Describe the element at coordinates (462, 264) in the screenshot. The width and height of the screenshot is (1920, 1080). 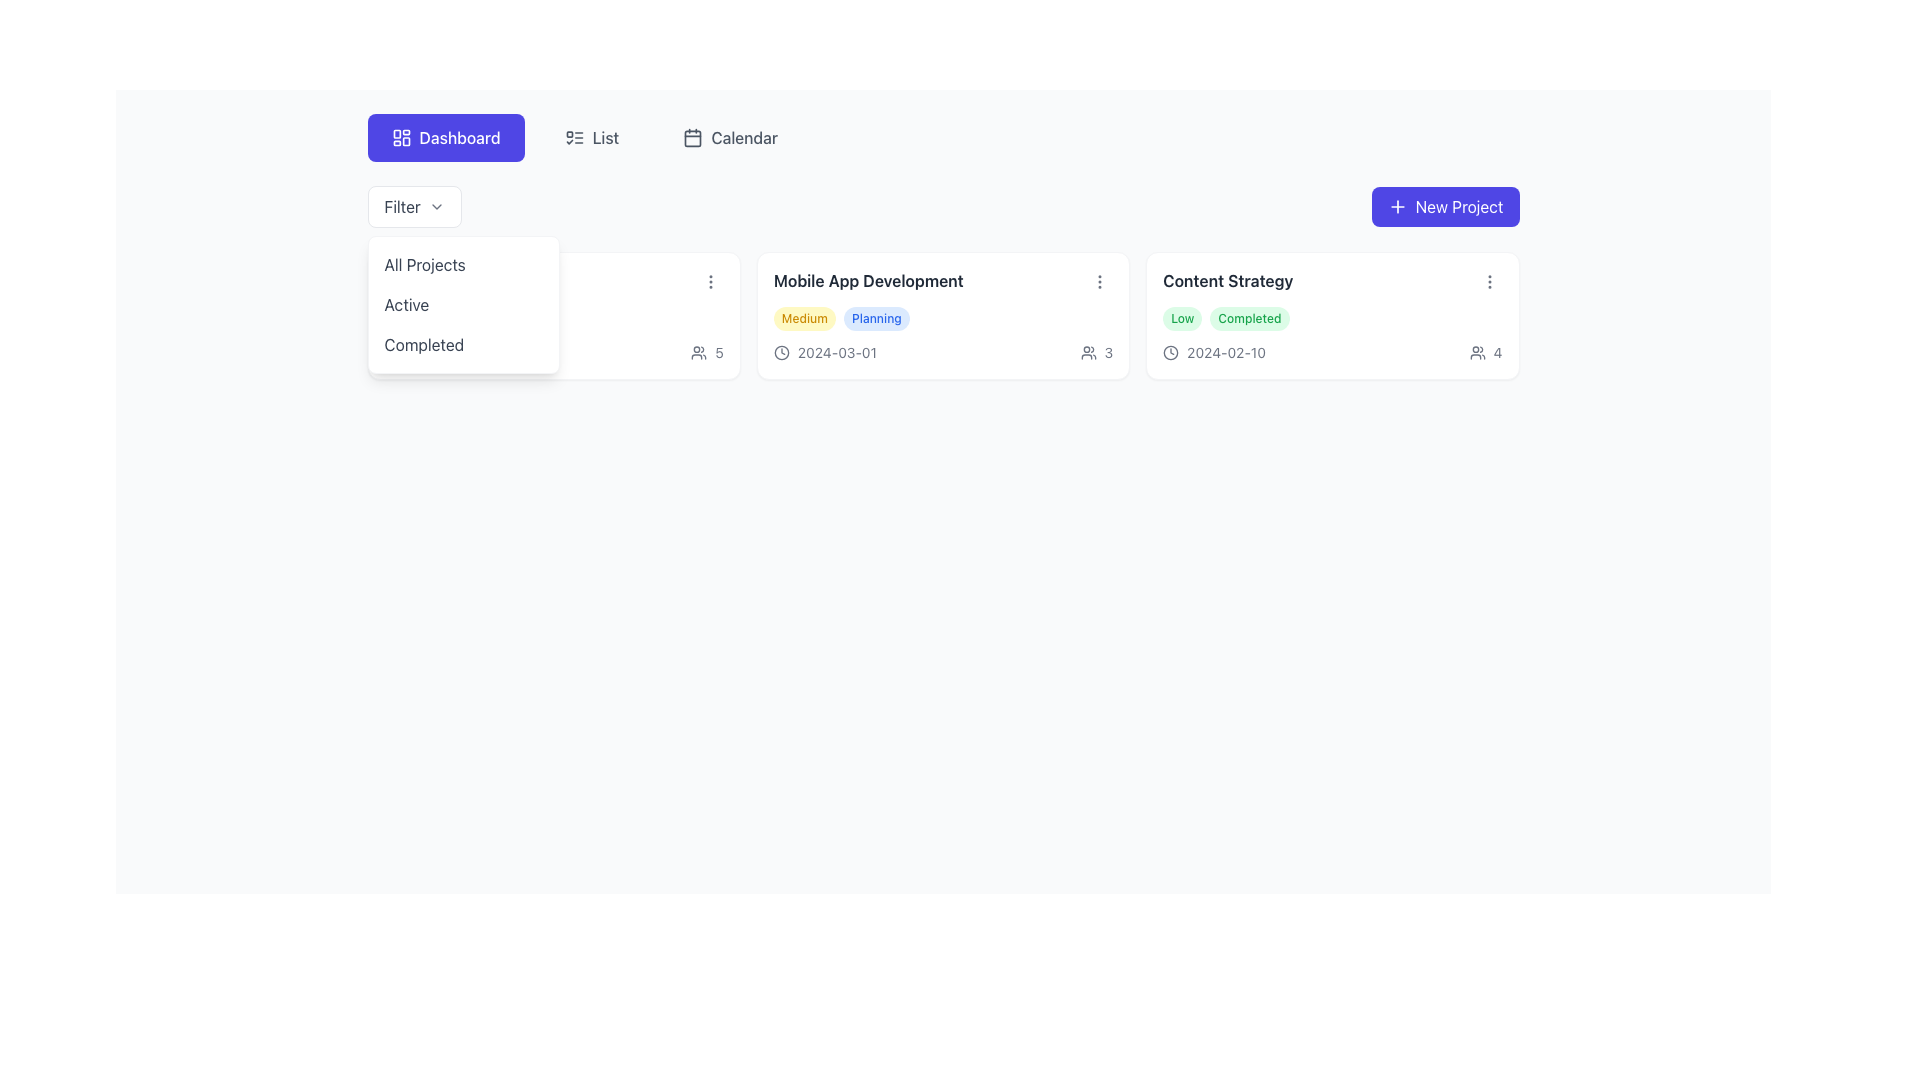
I see `the first option in the dropdown menu that serves as a filter for all projects, located below the 'Filter' button` at that location.